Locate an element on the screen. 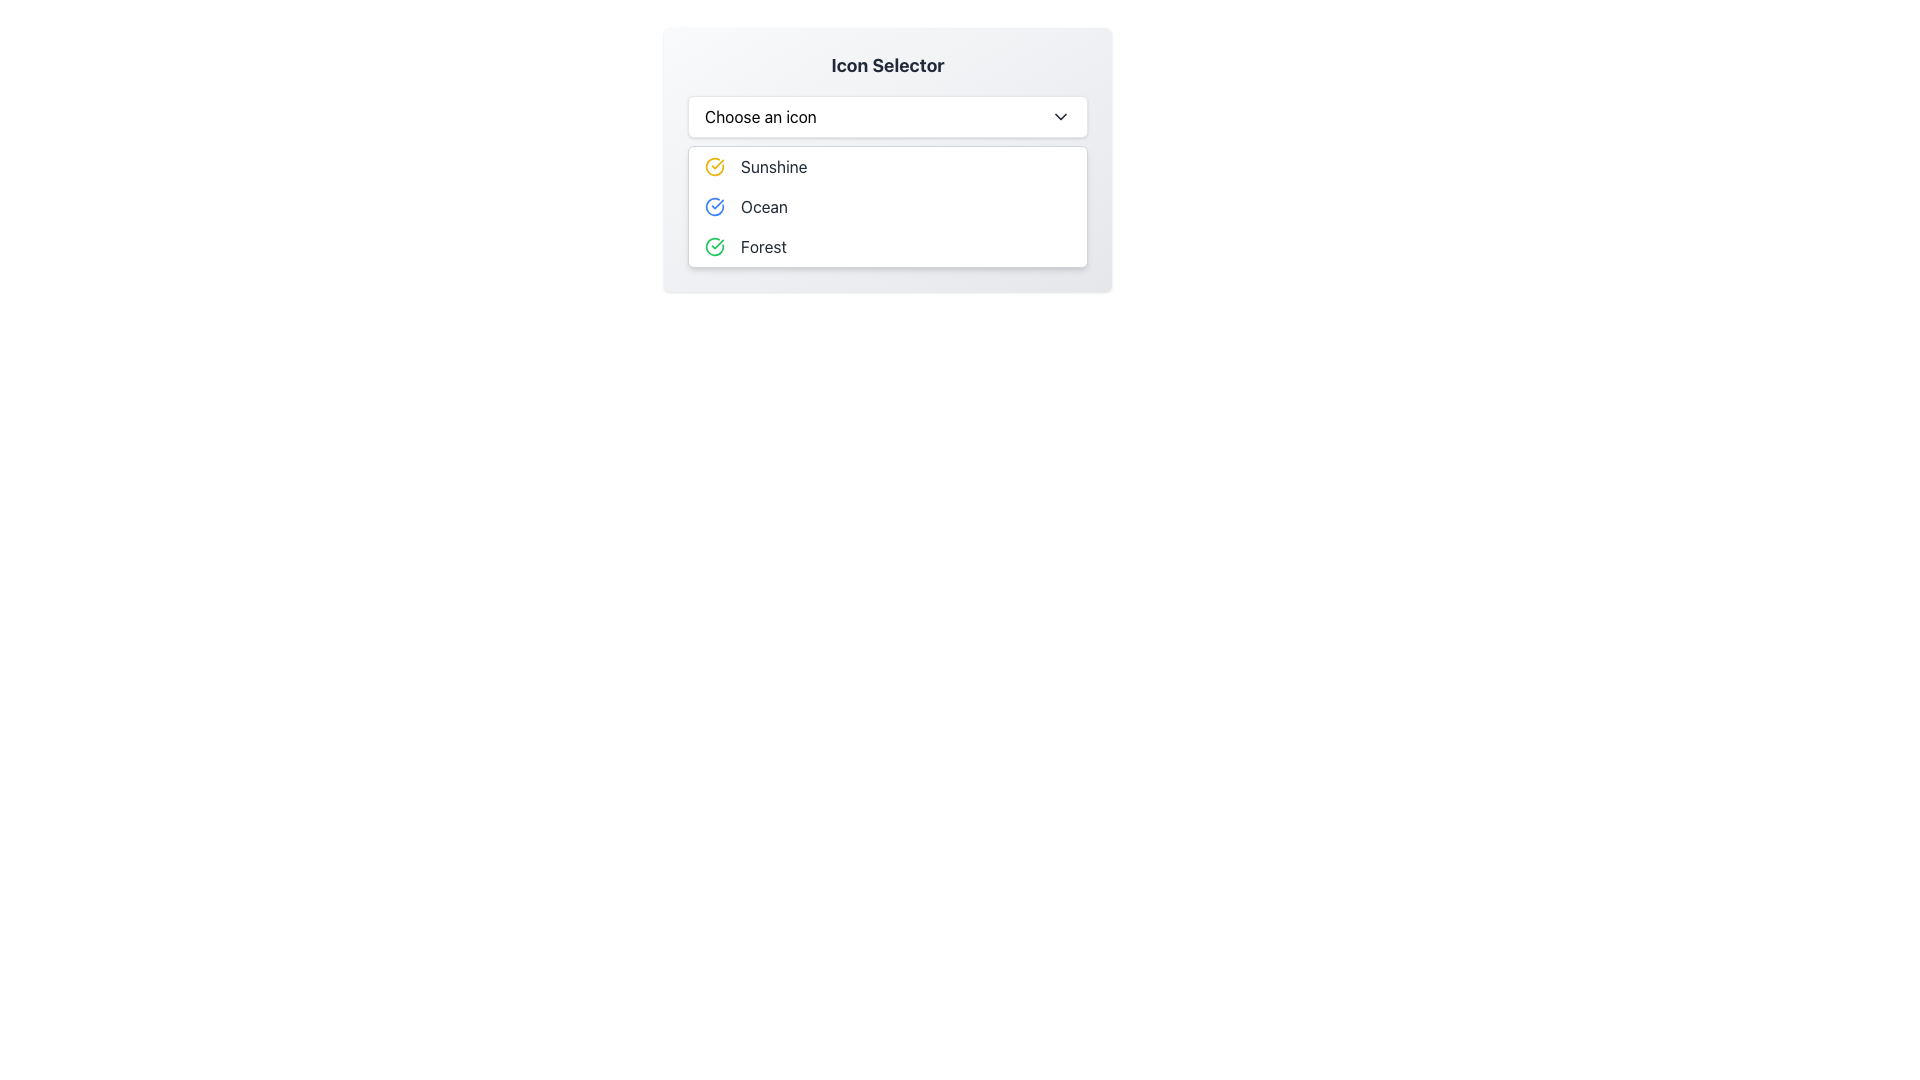  the 'Ocean' text label, which is styled in gray (#gray-800) and is located in the second position of a vertically stacked selection menu is located at coordinates (763, 207).